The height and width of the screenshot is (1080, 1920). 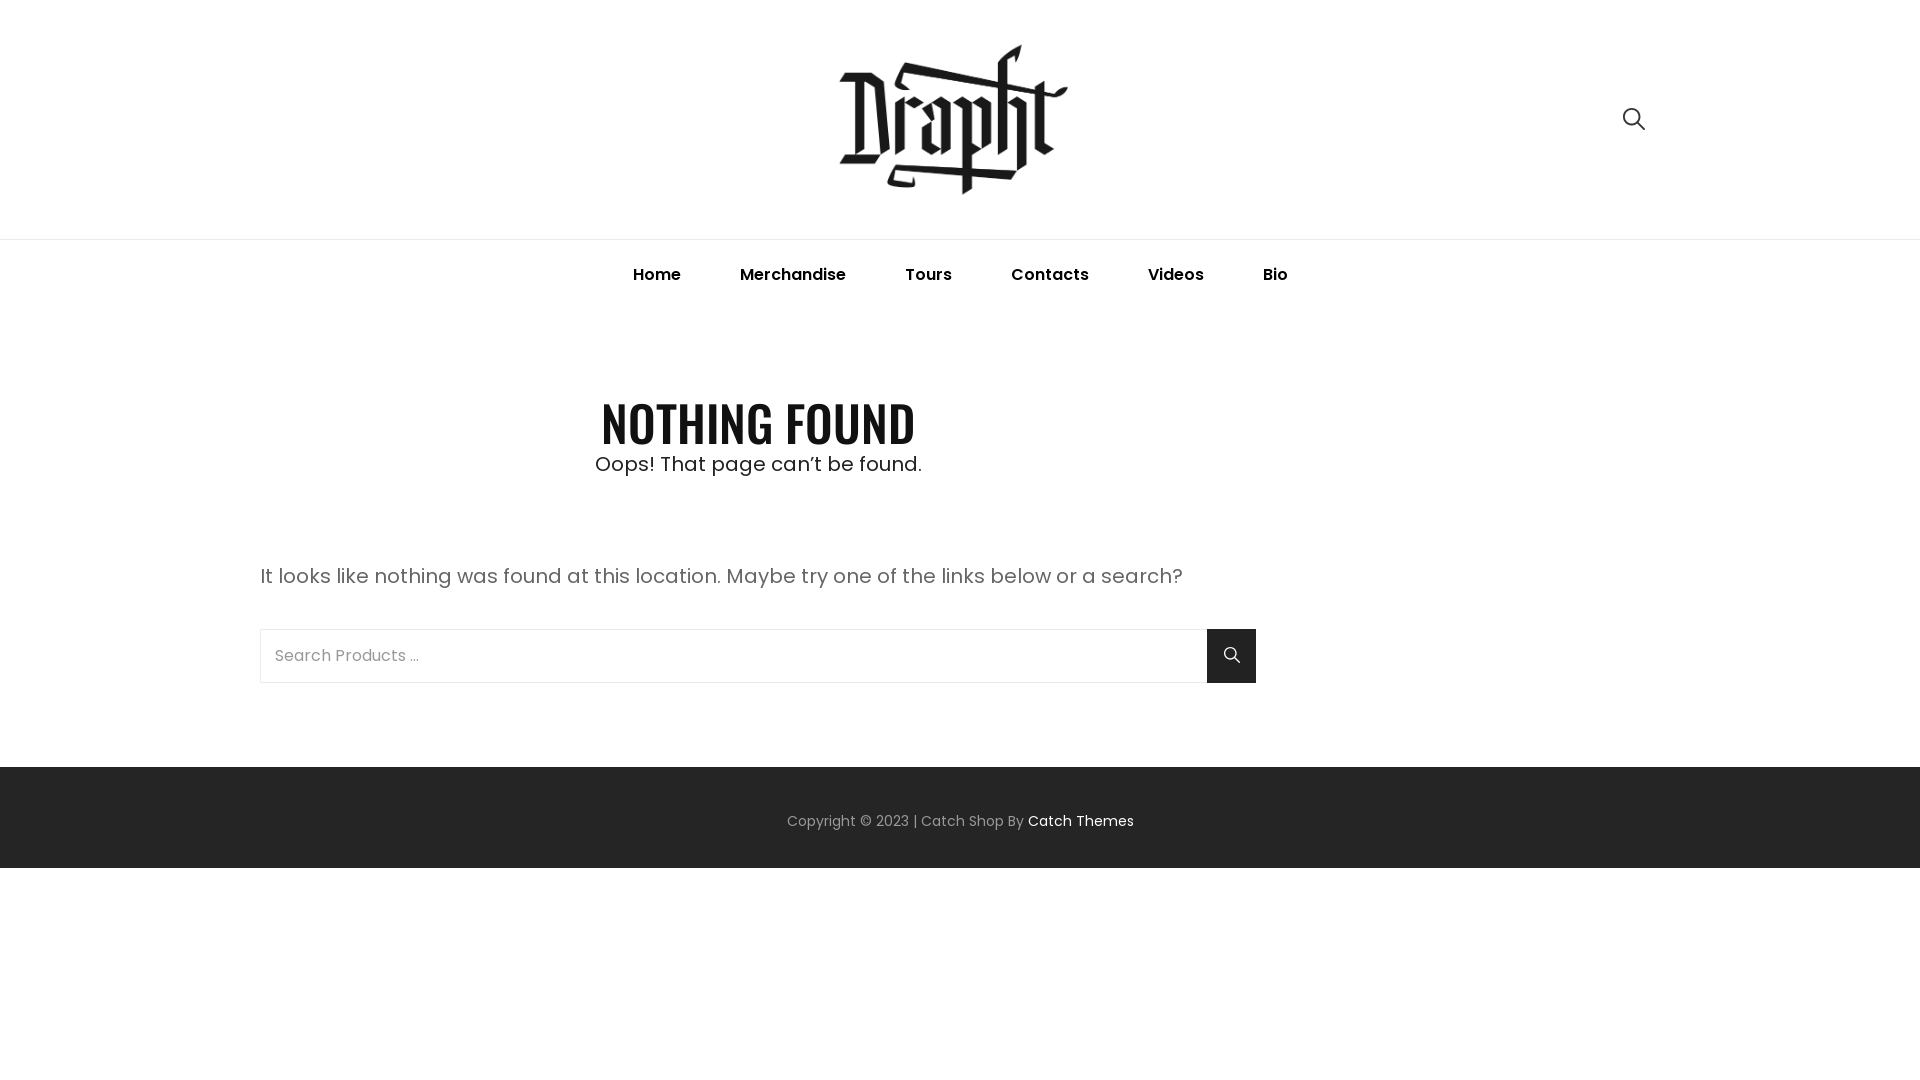 I want to click on 'Home', so click(x=604, y=274).